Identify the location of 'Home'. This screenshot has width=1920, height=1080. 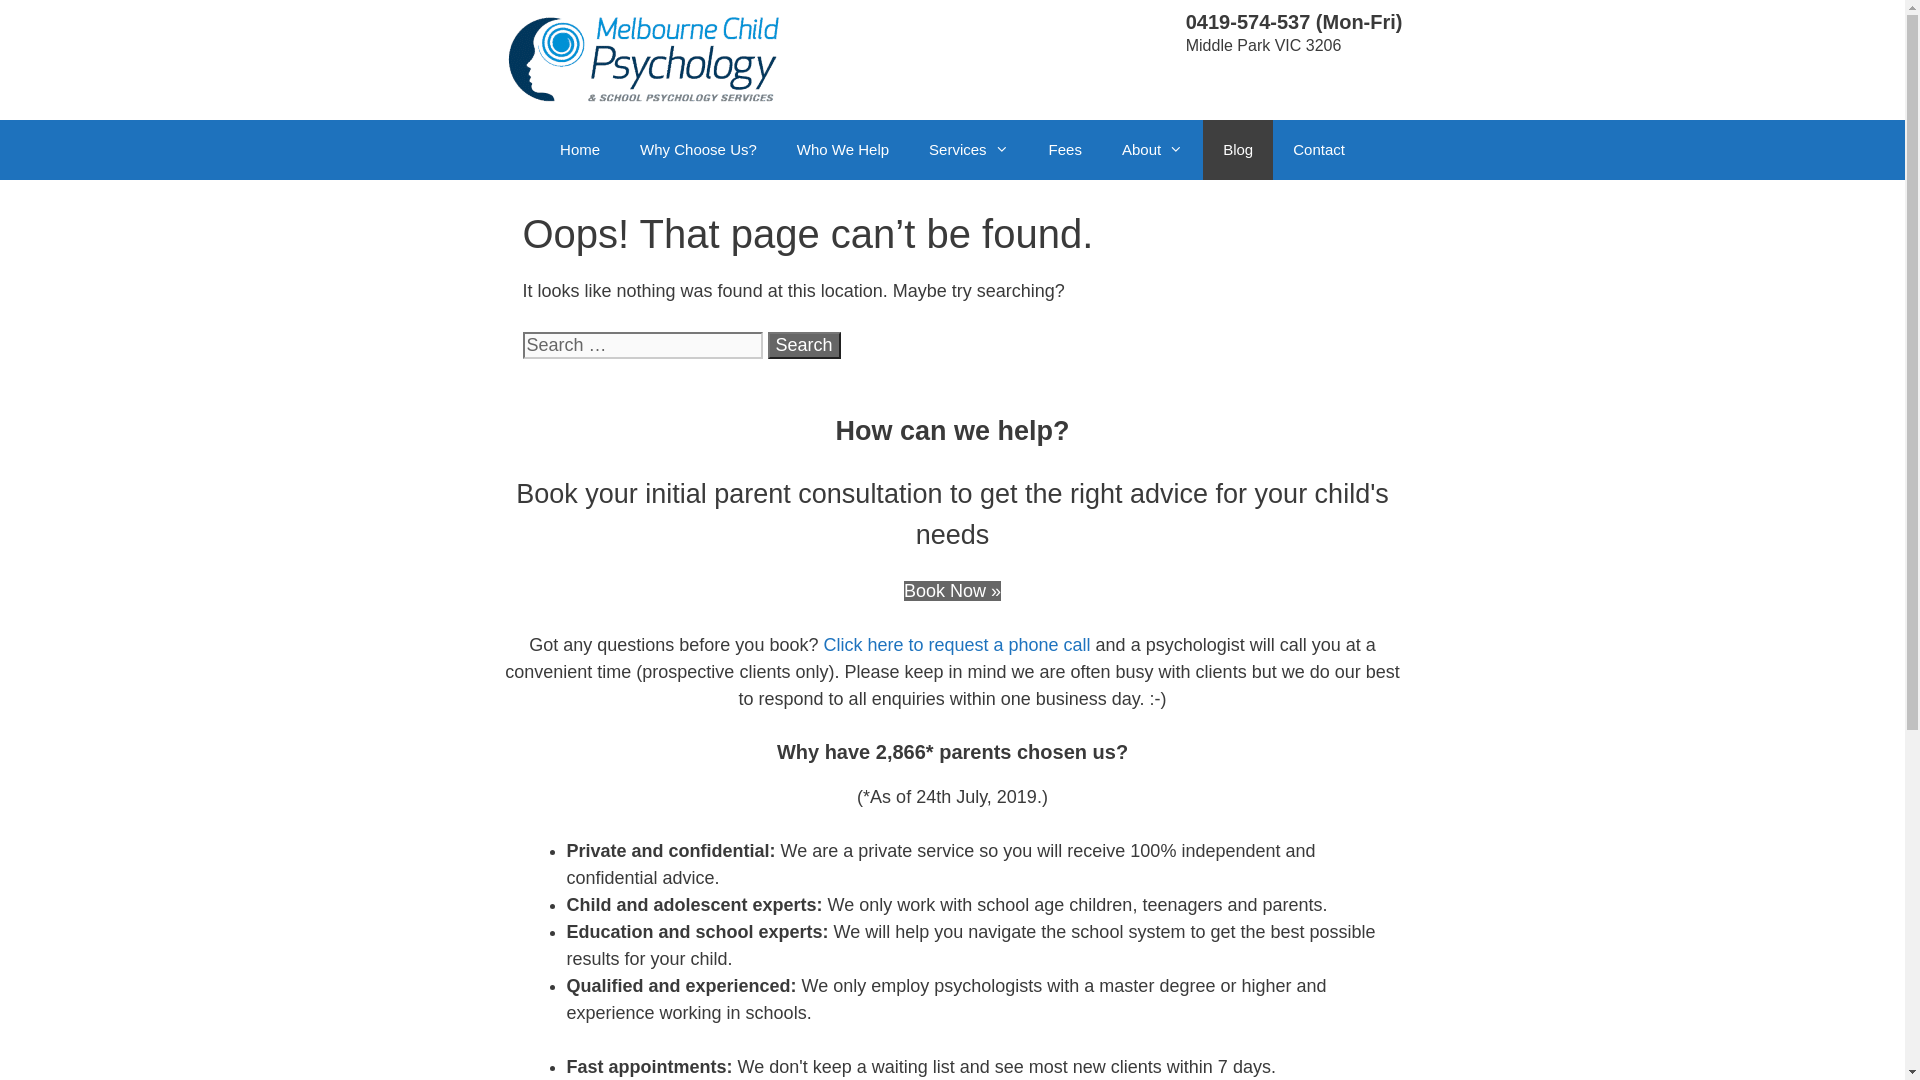
(579, 149).